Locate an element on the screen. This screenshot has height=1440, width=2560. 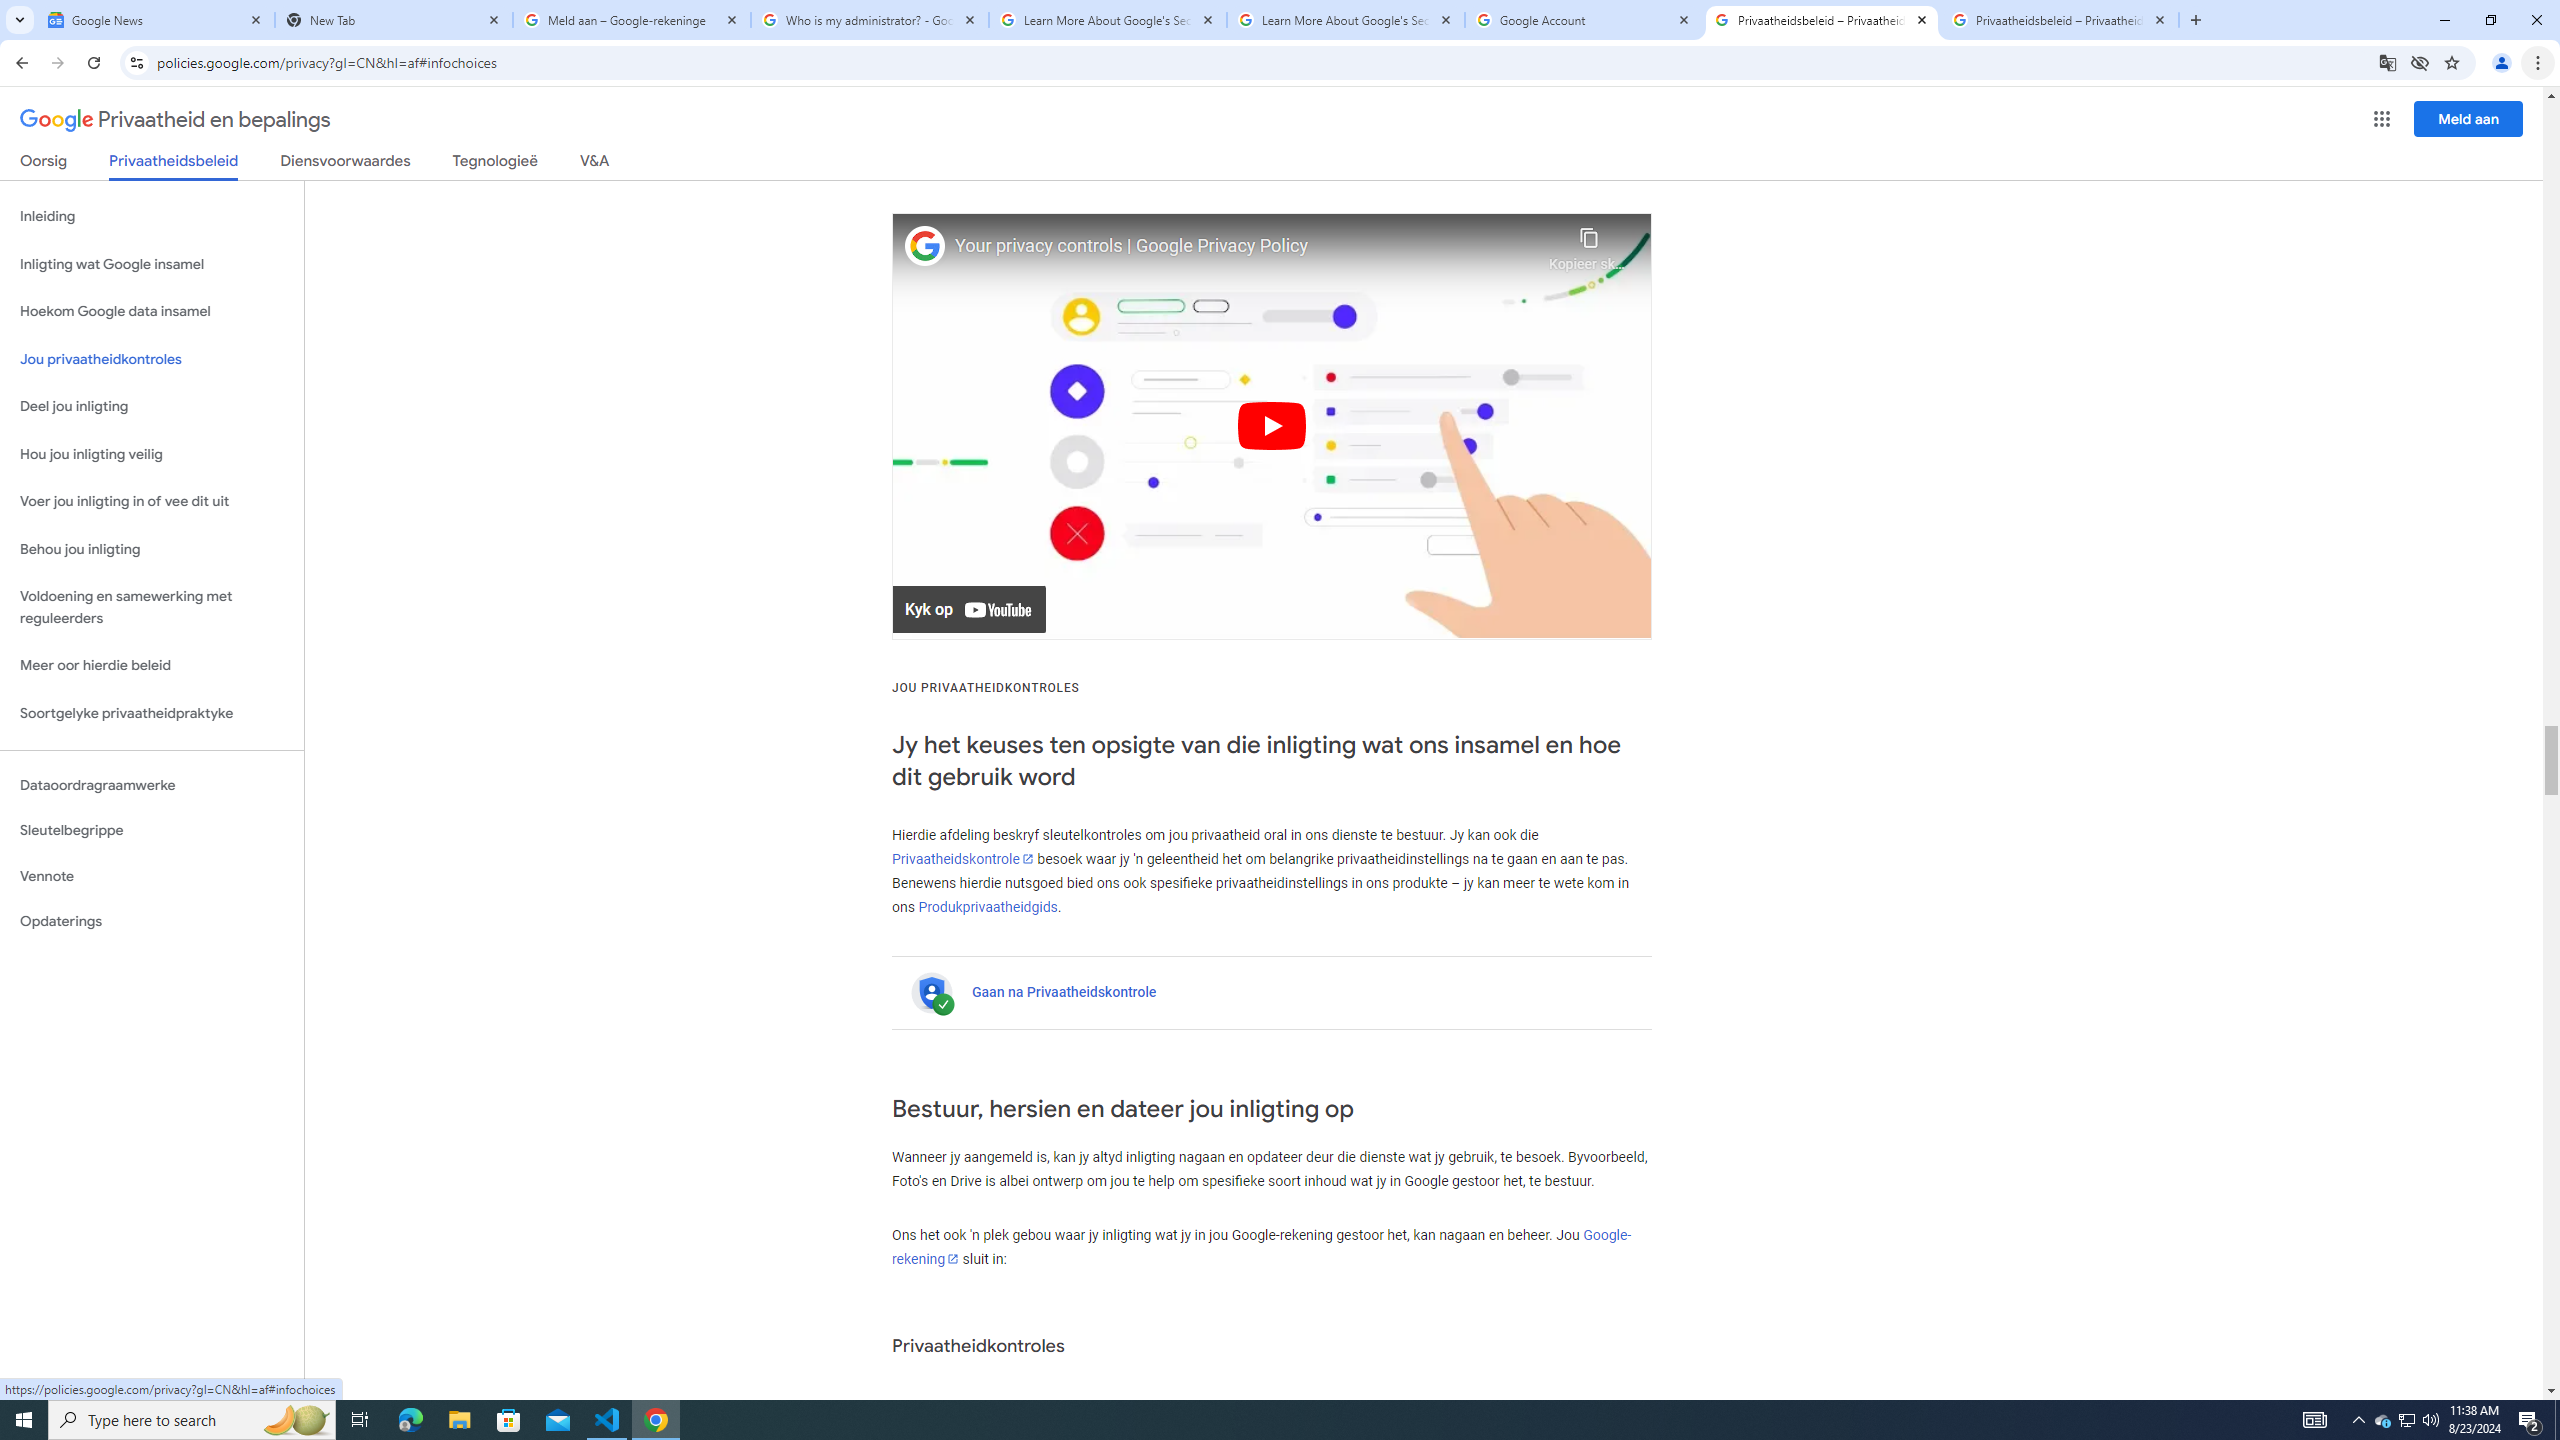
'Soortgelyke privaatheidpraktyke' is located at coordinates (151, 712).